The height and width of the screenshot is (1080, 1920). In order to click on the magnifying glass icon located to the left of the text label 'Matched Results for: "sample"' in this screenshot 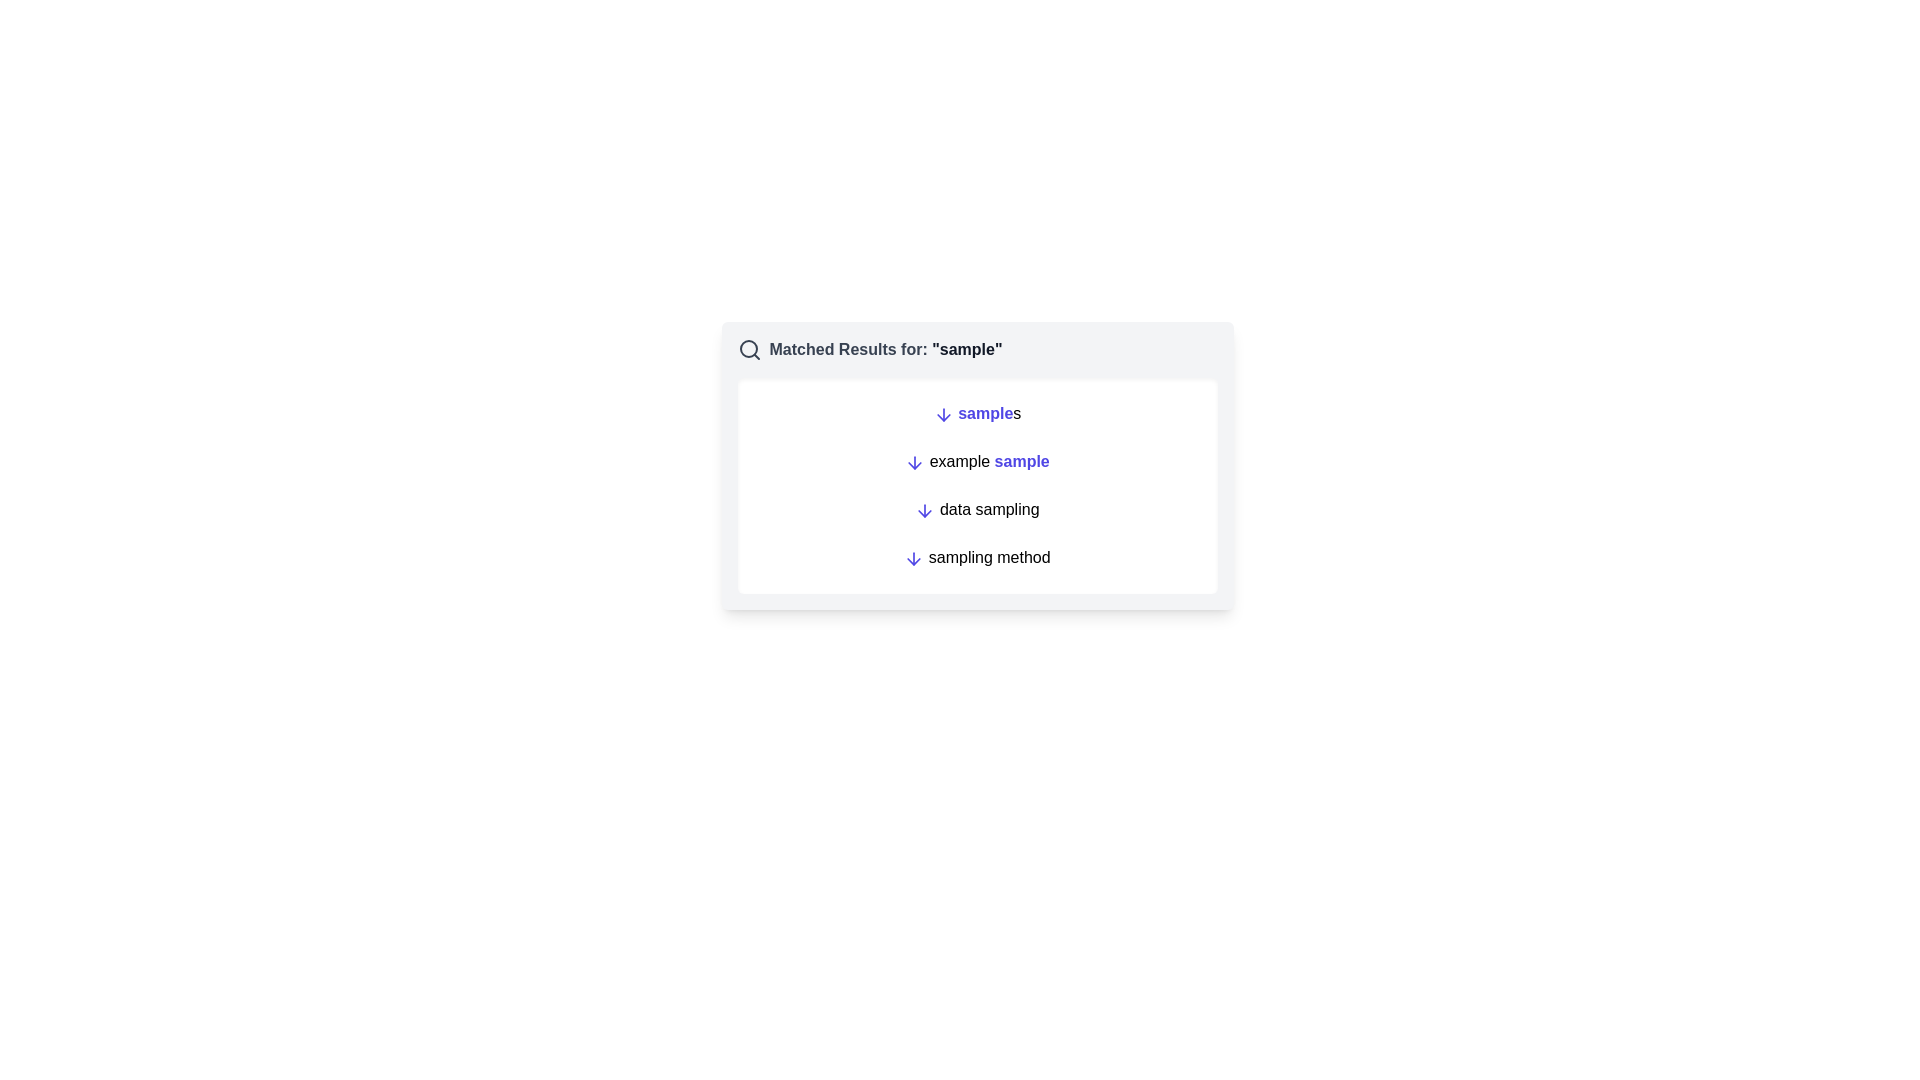, I will do `click(748, 349)`.